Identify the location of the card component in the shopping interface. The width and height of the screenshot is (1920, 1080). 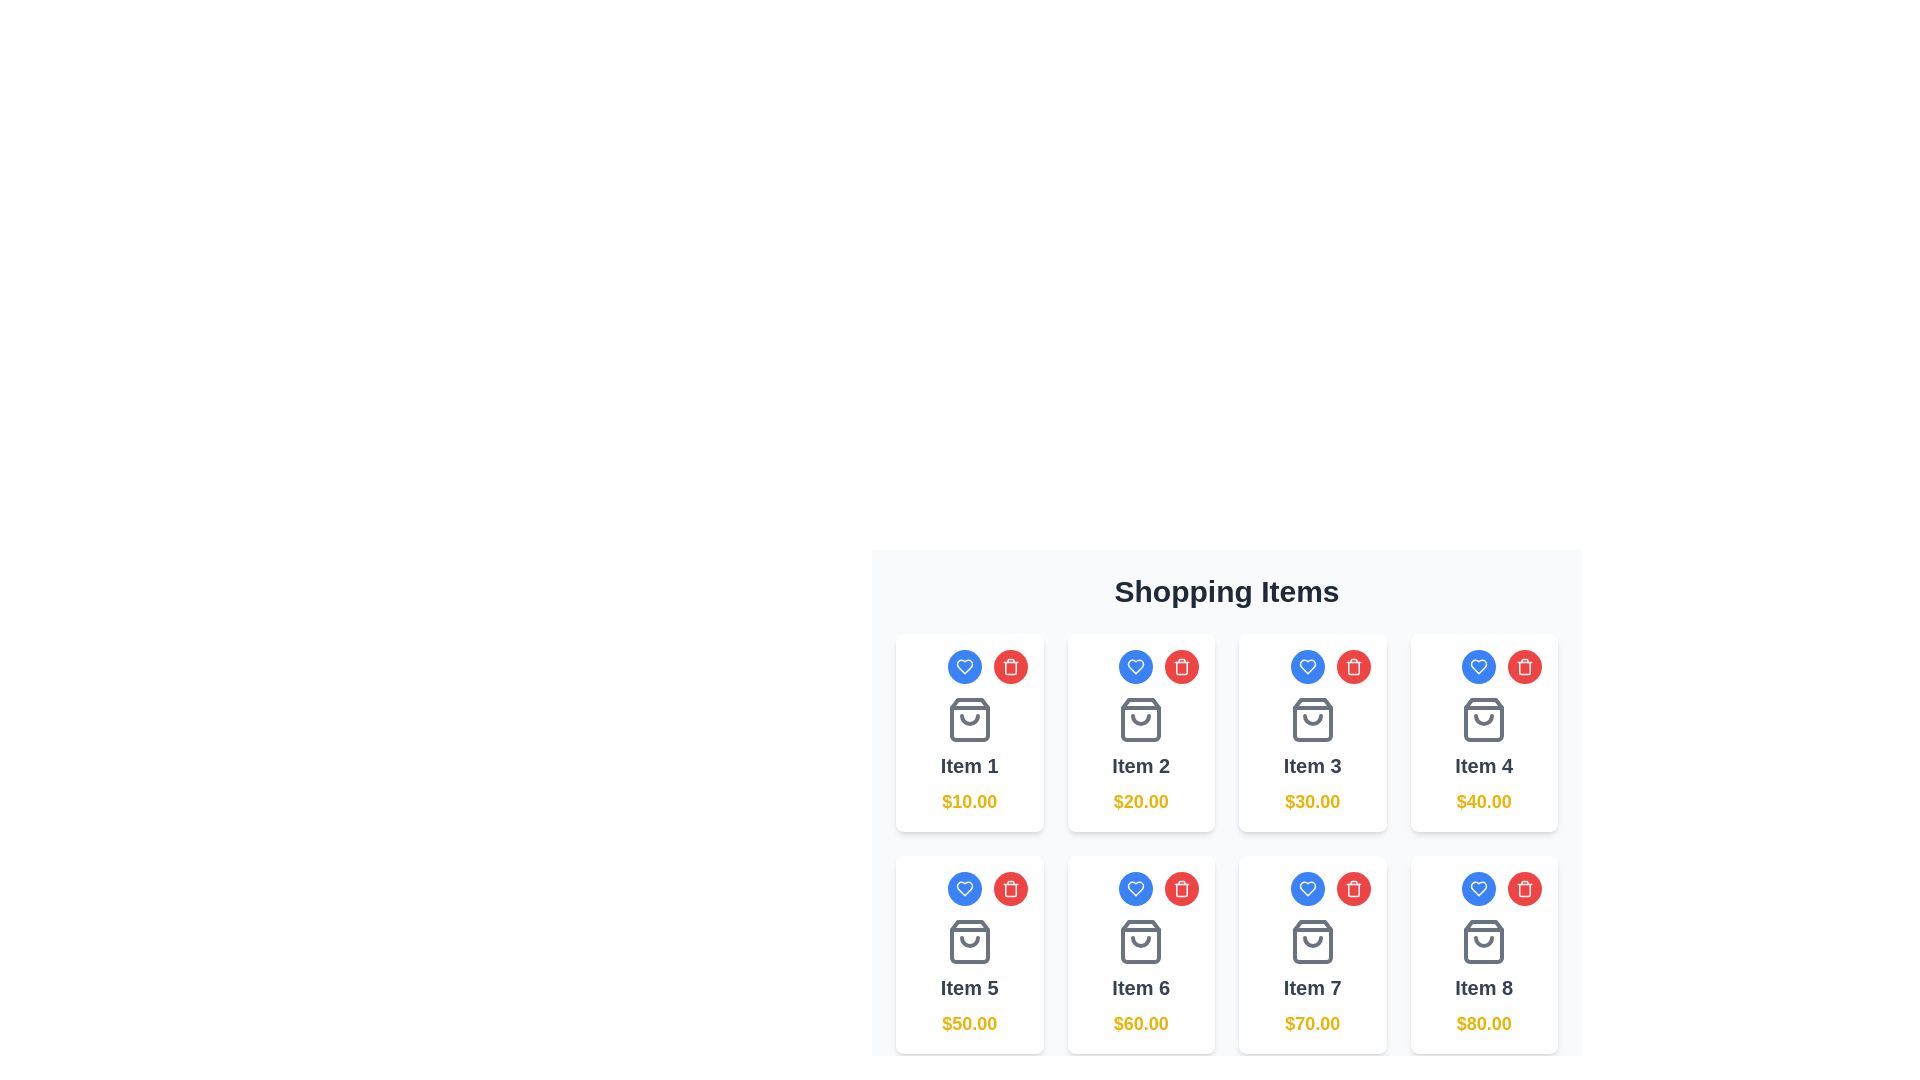
(1484, 954).